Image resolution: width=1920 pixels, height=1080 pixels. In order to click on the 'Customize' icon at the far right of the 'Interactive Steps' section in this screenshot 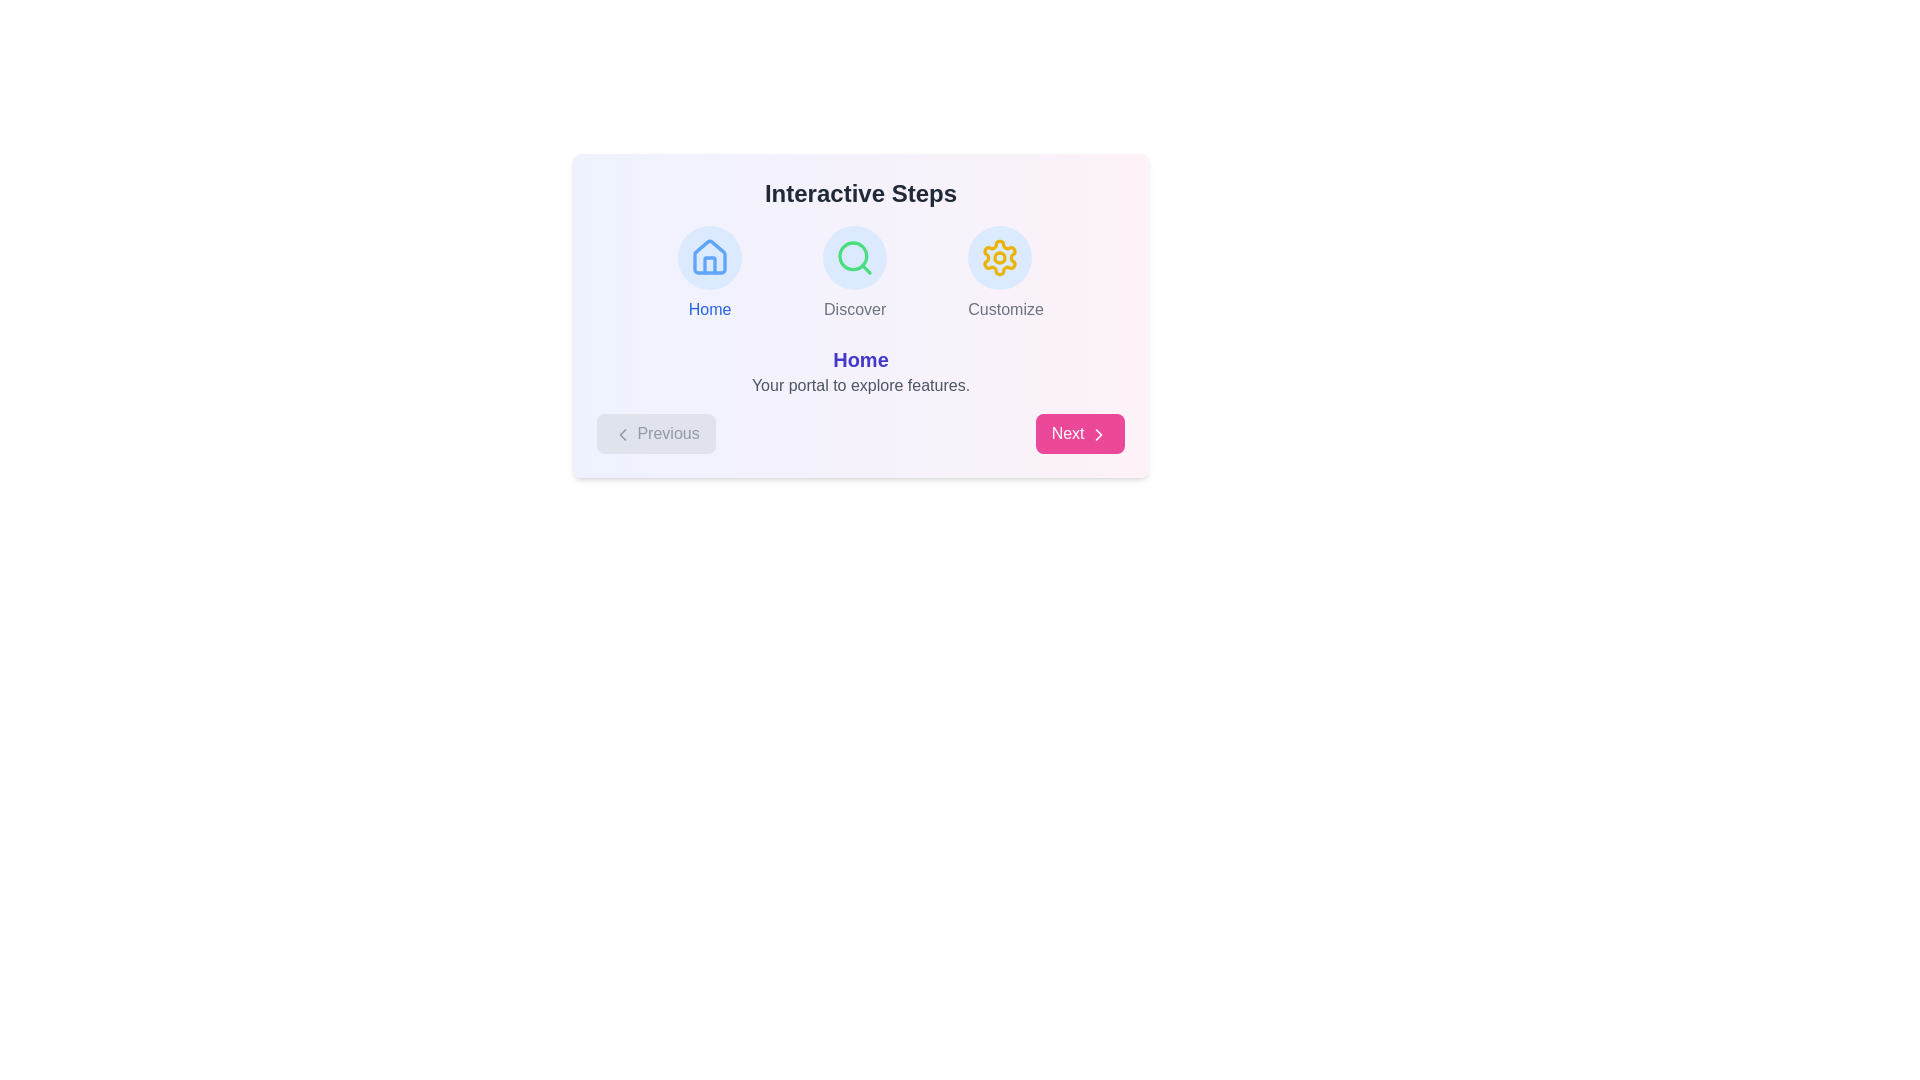, I will do `click(1000, 257)`.